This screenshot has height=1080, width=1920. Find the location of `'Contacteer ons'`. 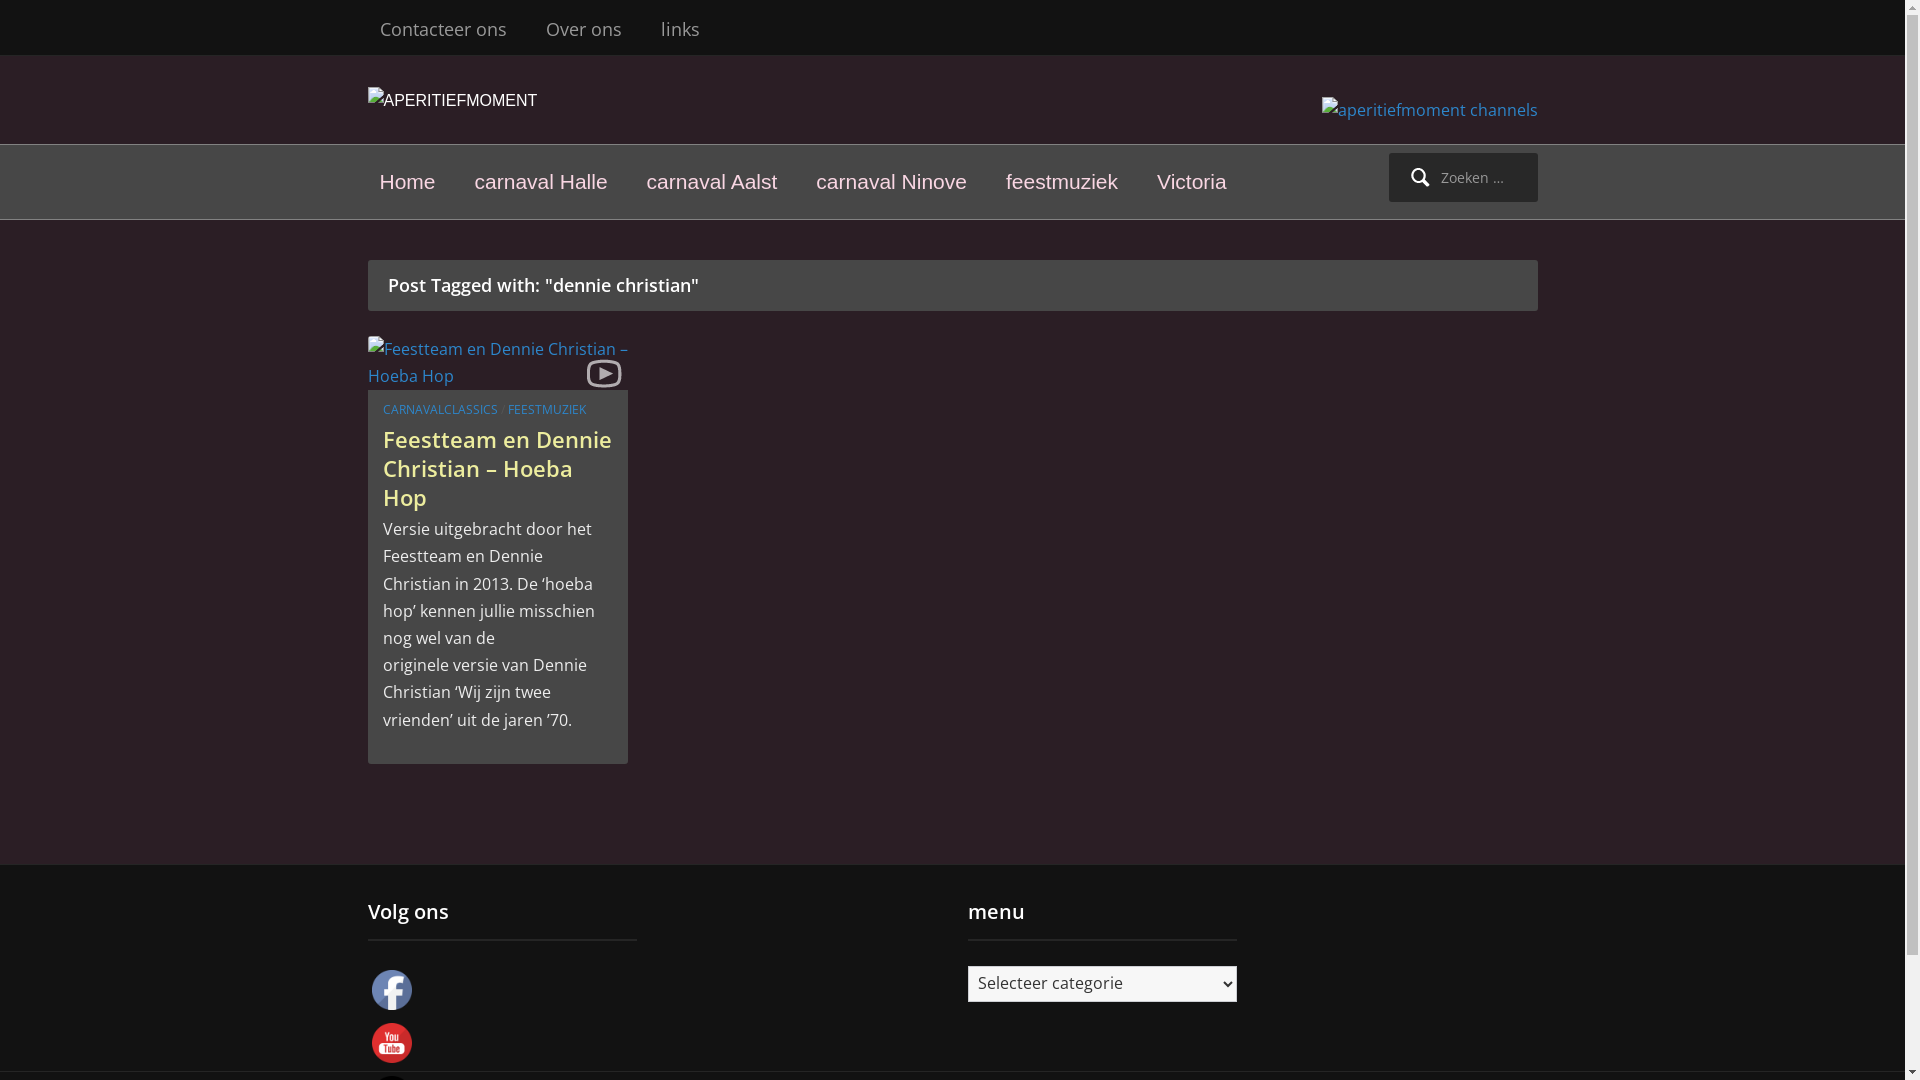

'Contacteer ons' is located at coordinates (442, 29).